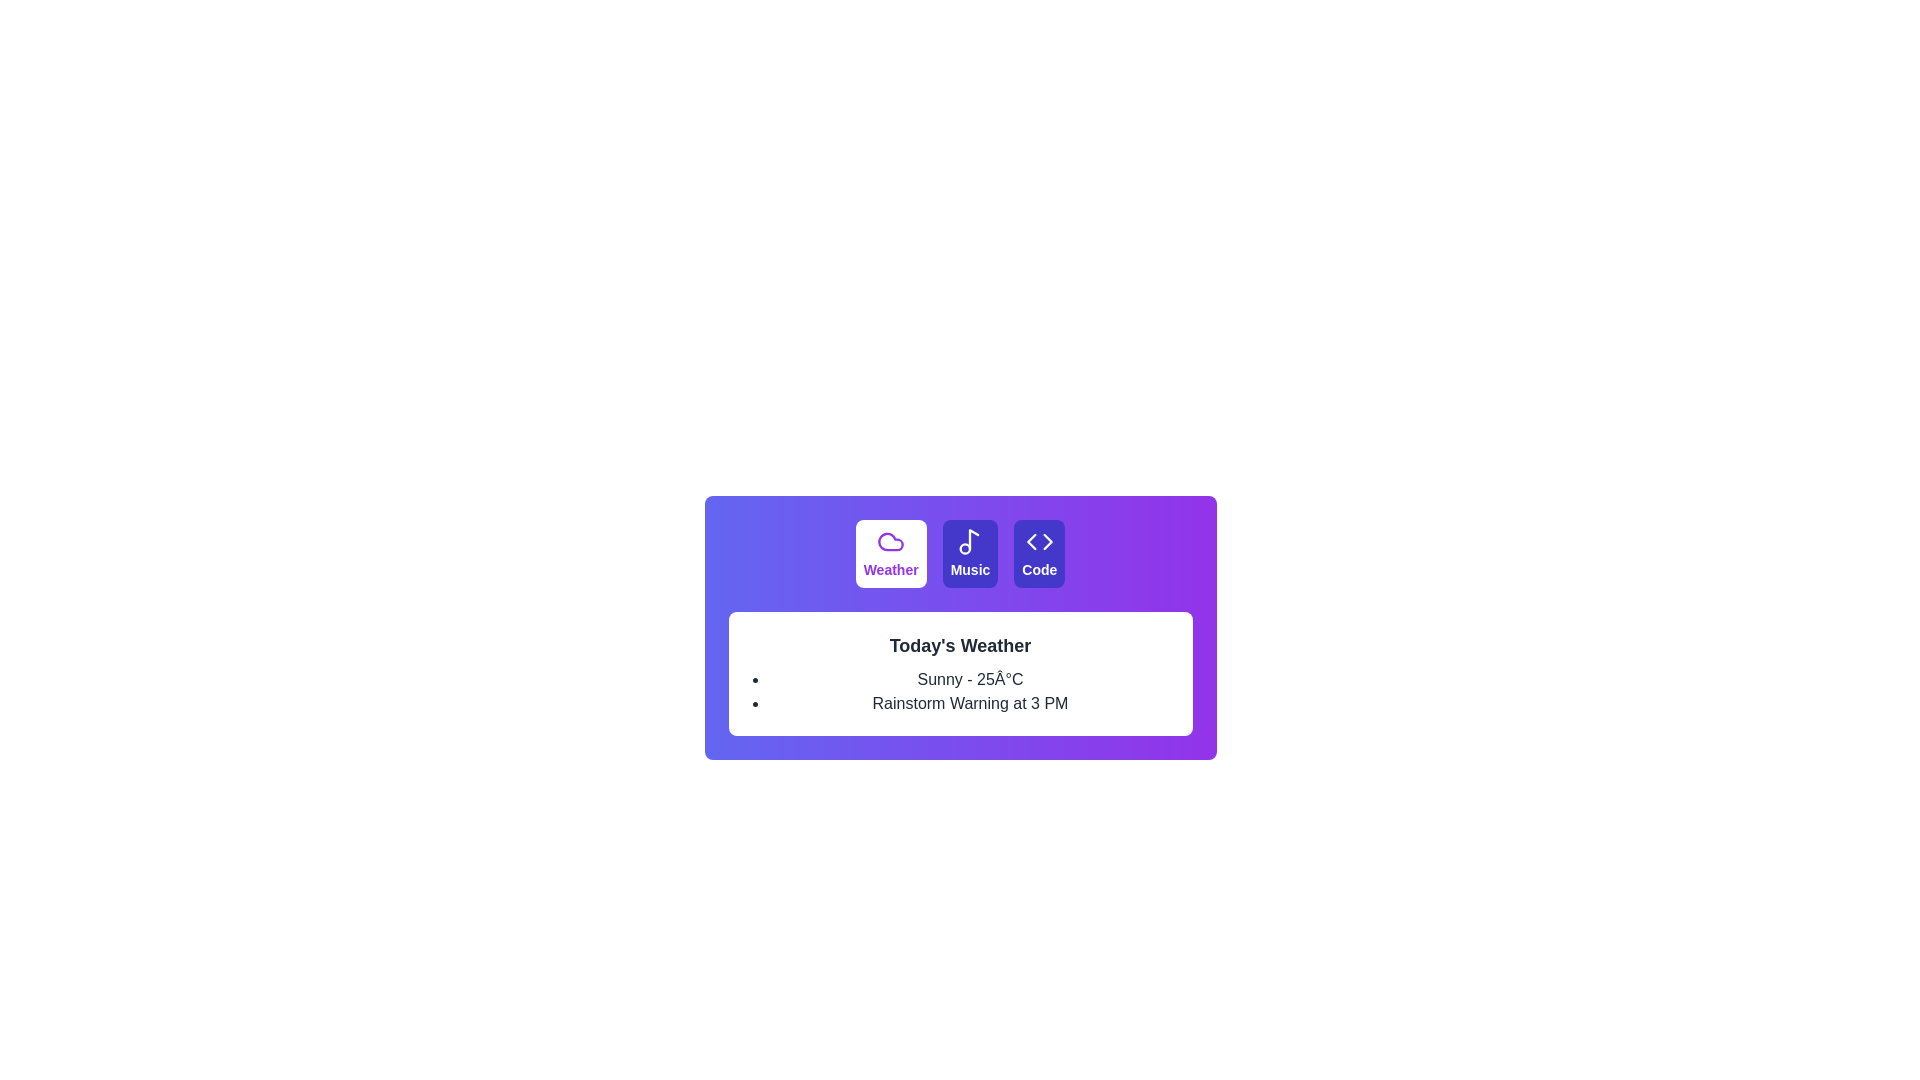 This screenshot has height=1080, width=1920. What do you see at coordinates (890, 554) in the screenshot?
I see `the 'Weather' button, which features a purple cloud icon and bold purple text` at bounding box center [890, 554].